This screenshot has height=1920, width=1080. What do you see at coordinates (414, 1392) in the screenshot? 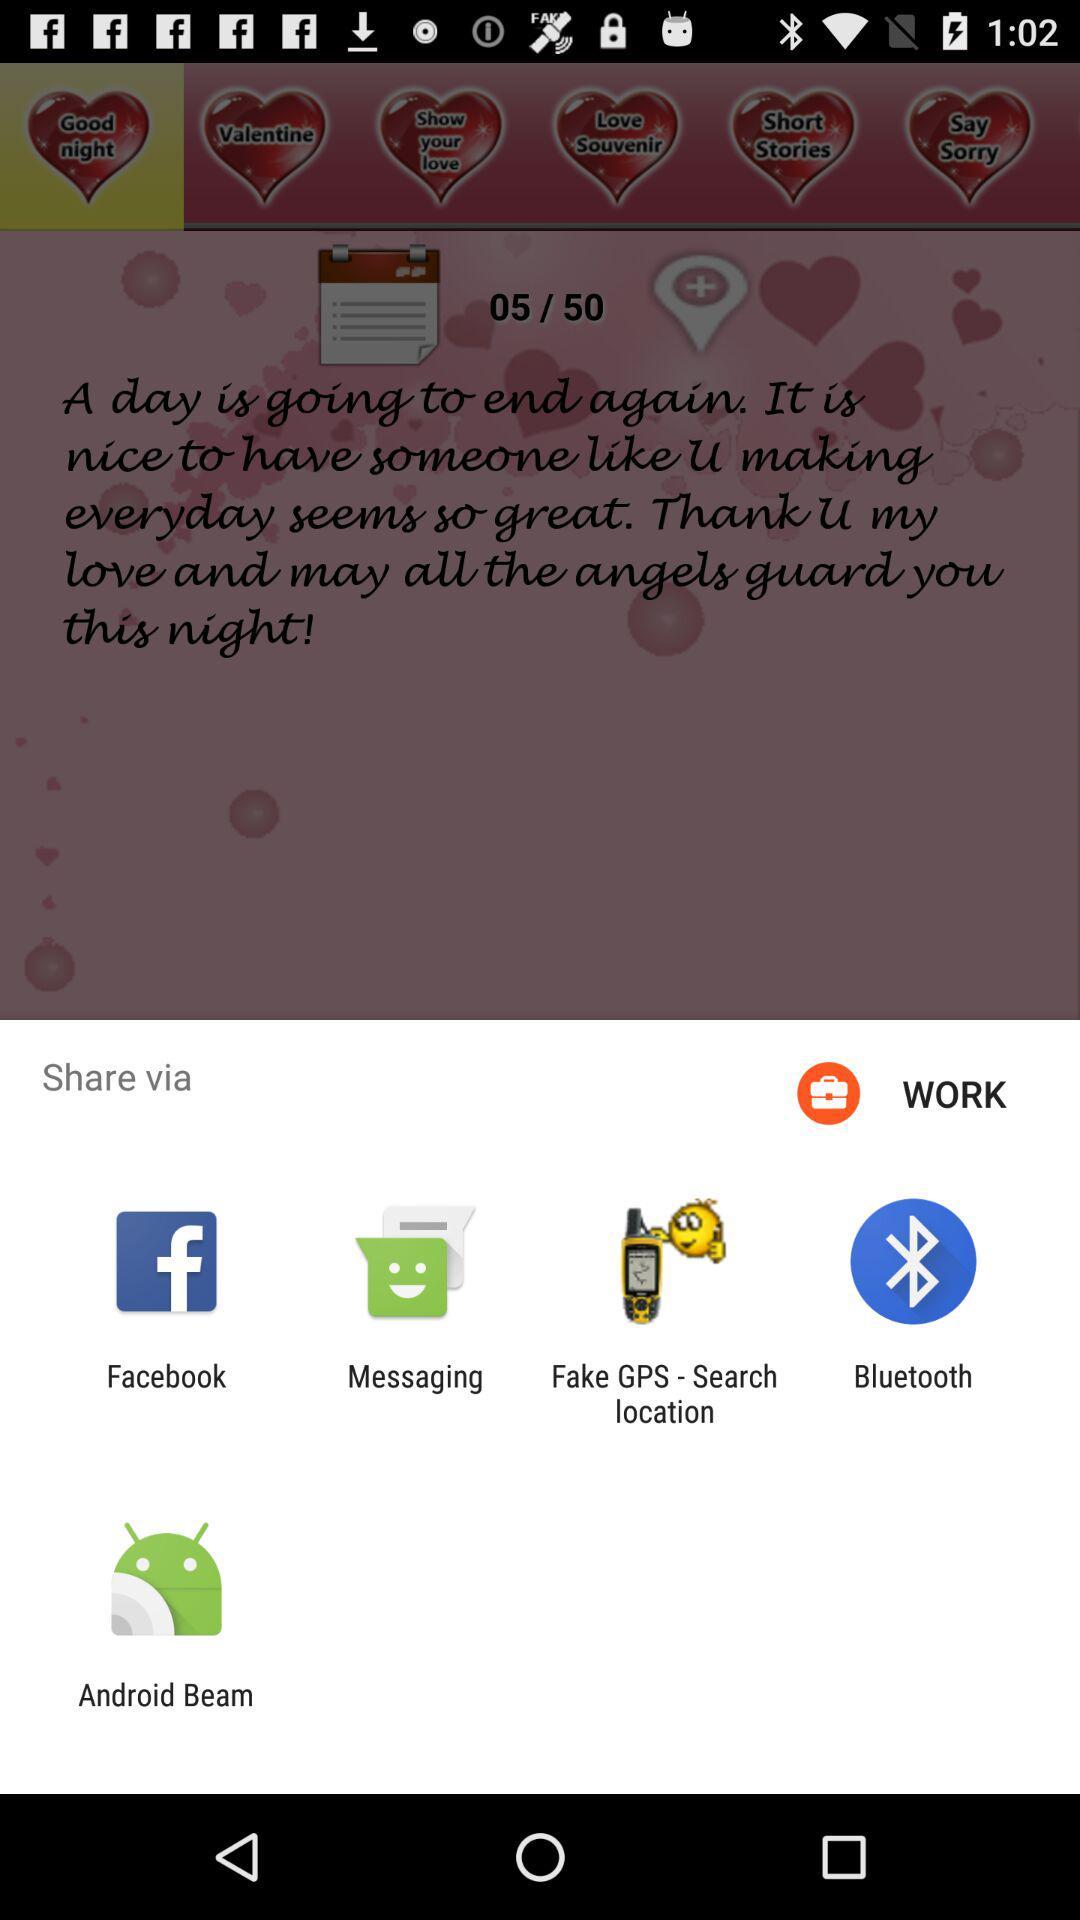
I see `the messaging` at bounding box center [414, 1392].